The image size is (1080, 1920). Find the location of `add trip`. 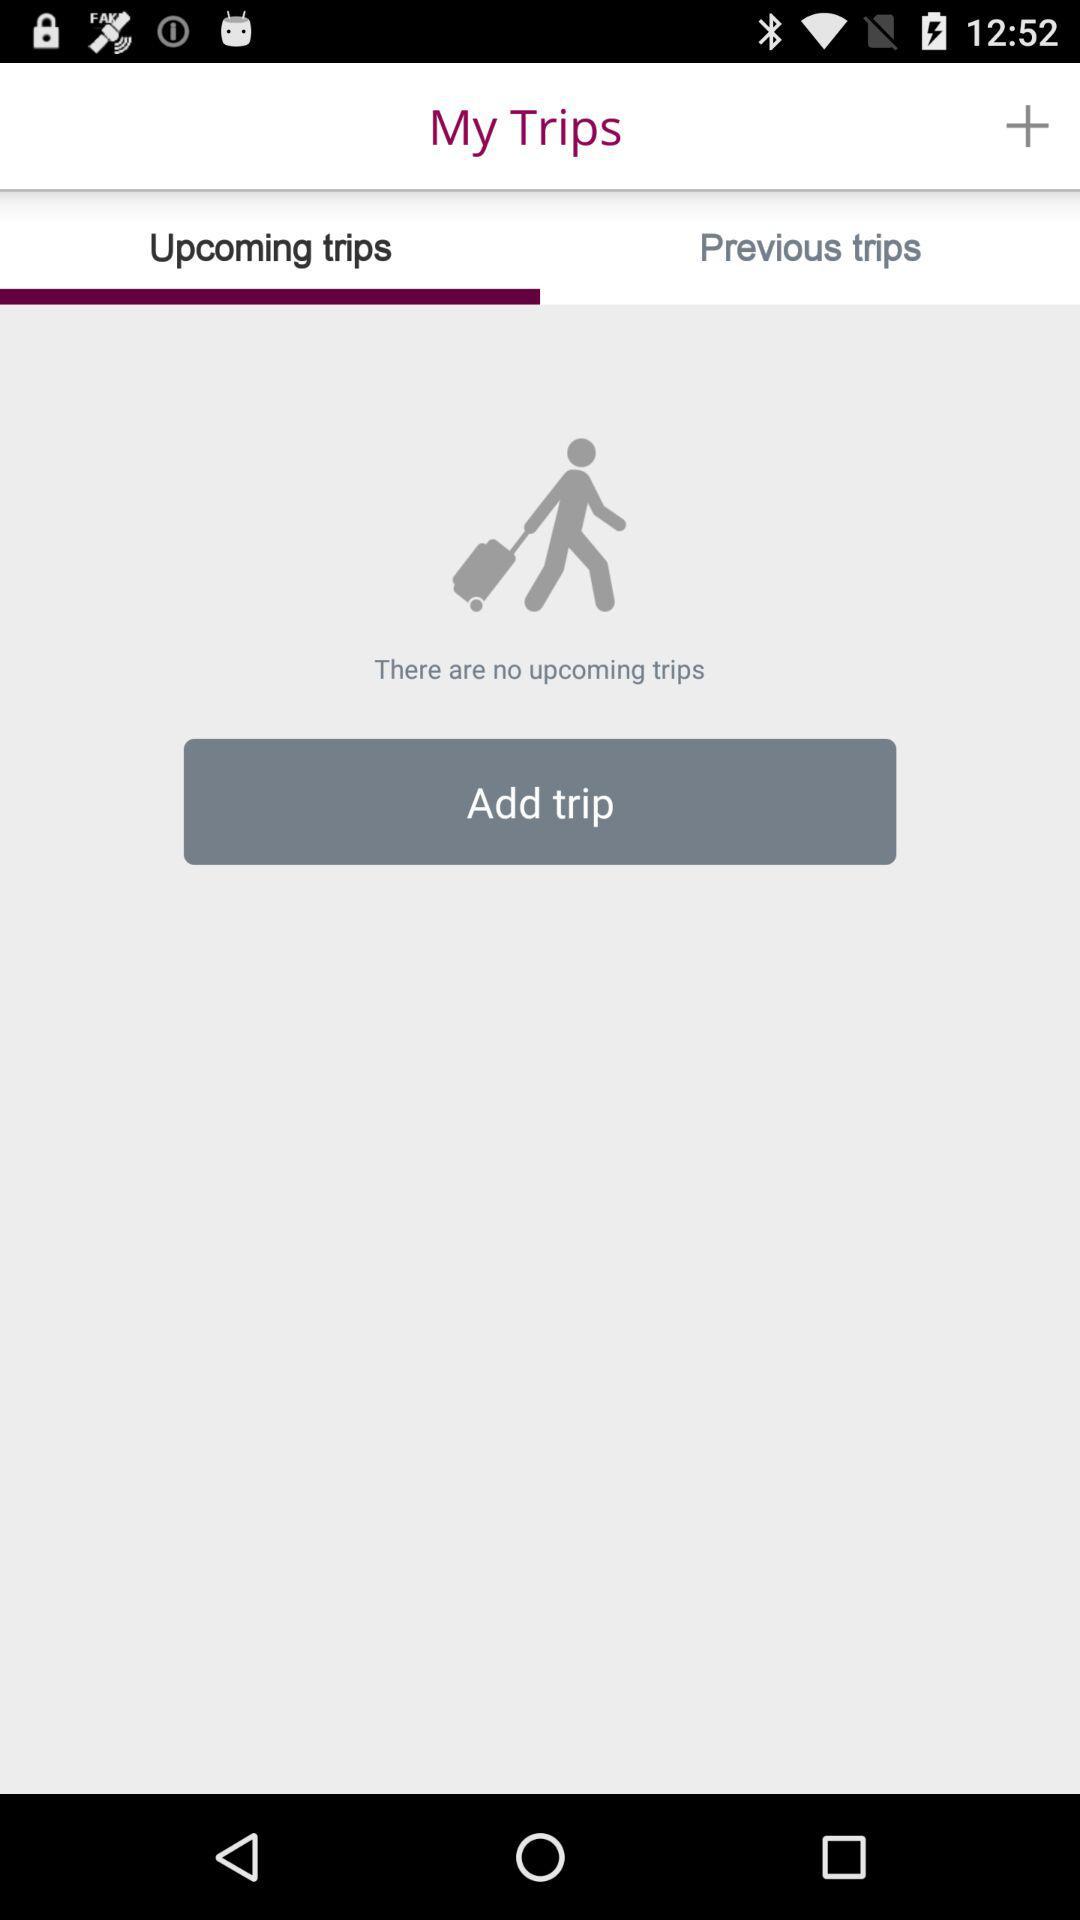

add trip is located at coordinates (540, 801).